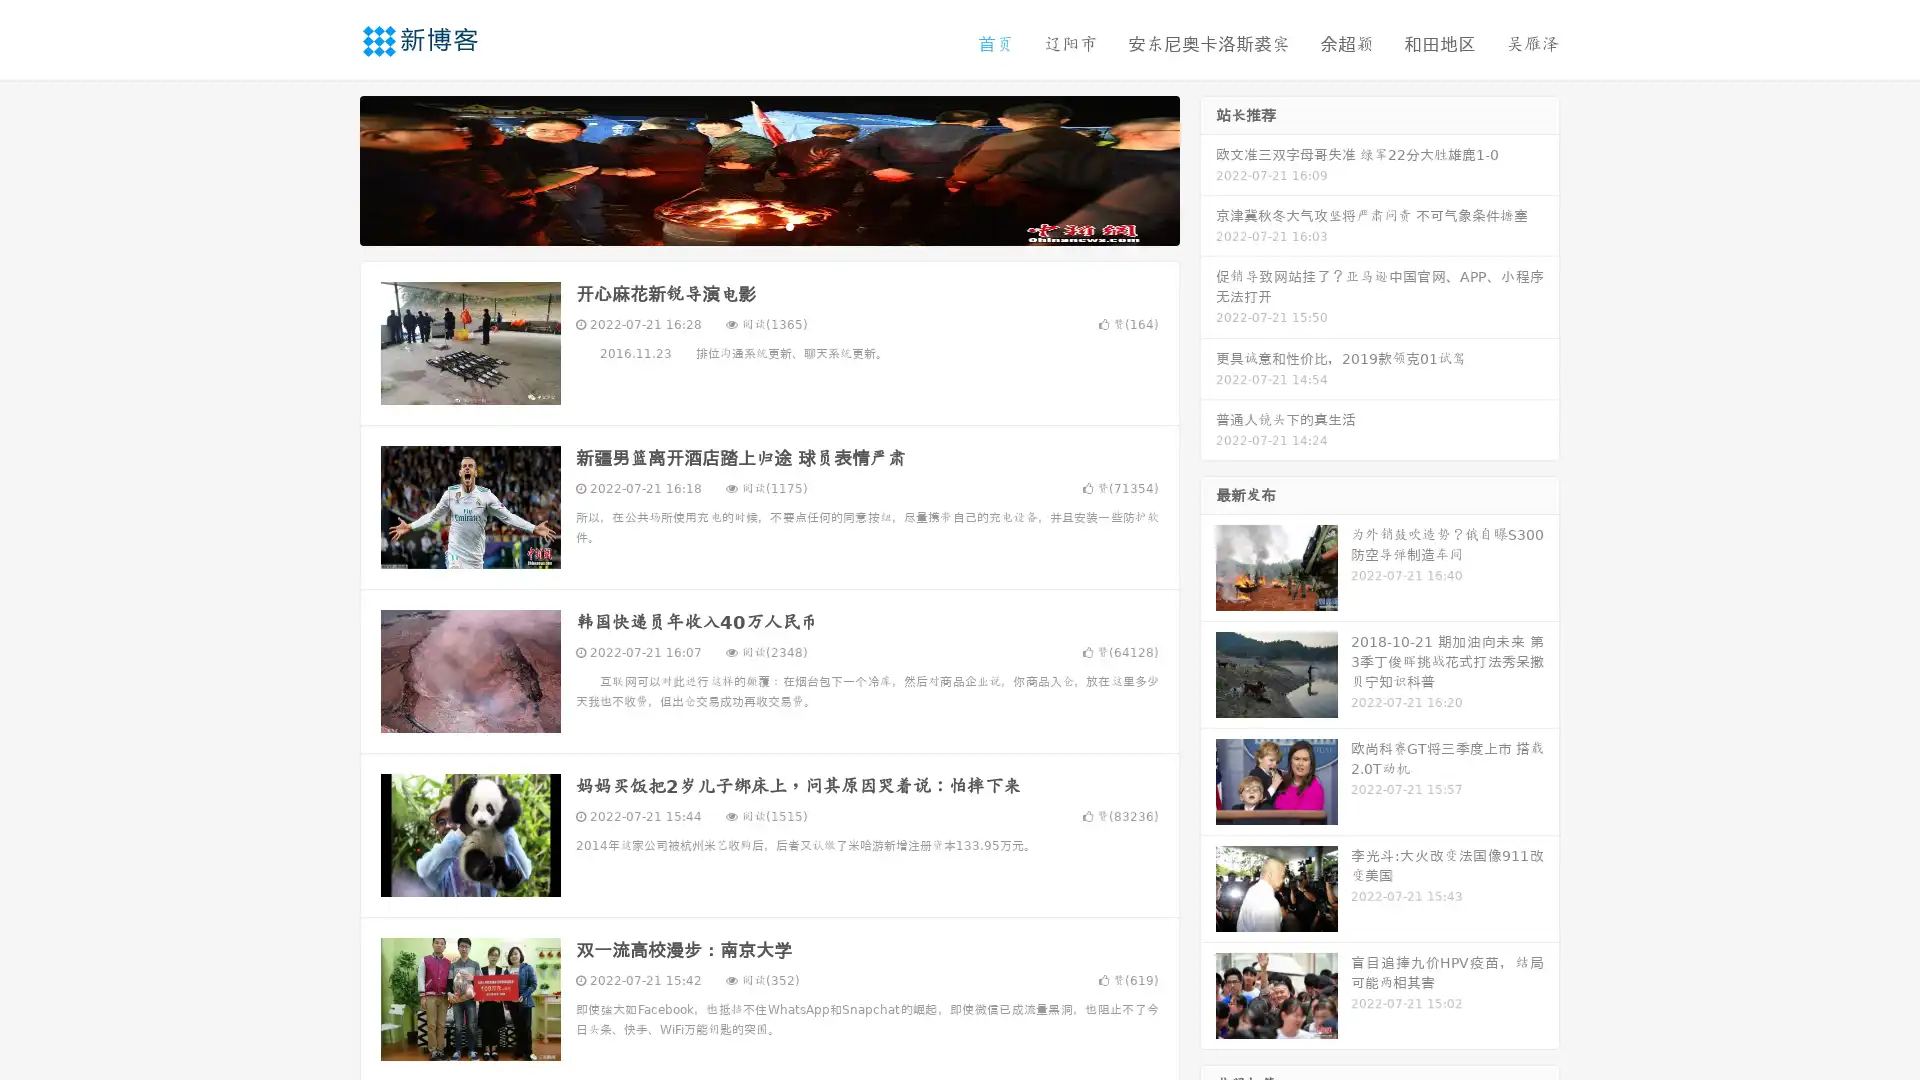  I want to click on Next slide, so click(1208, 168).